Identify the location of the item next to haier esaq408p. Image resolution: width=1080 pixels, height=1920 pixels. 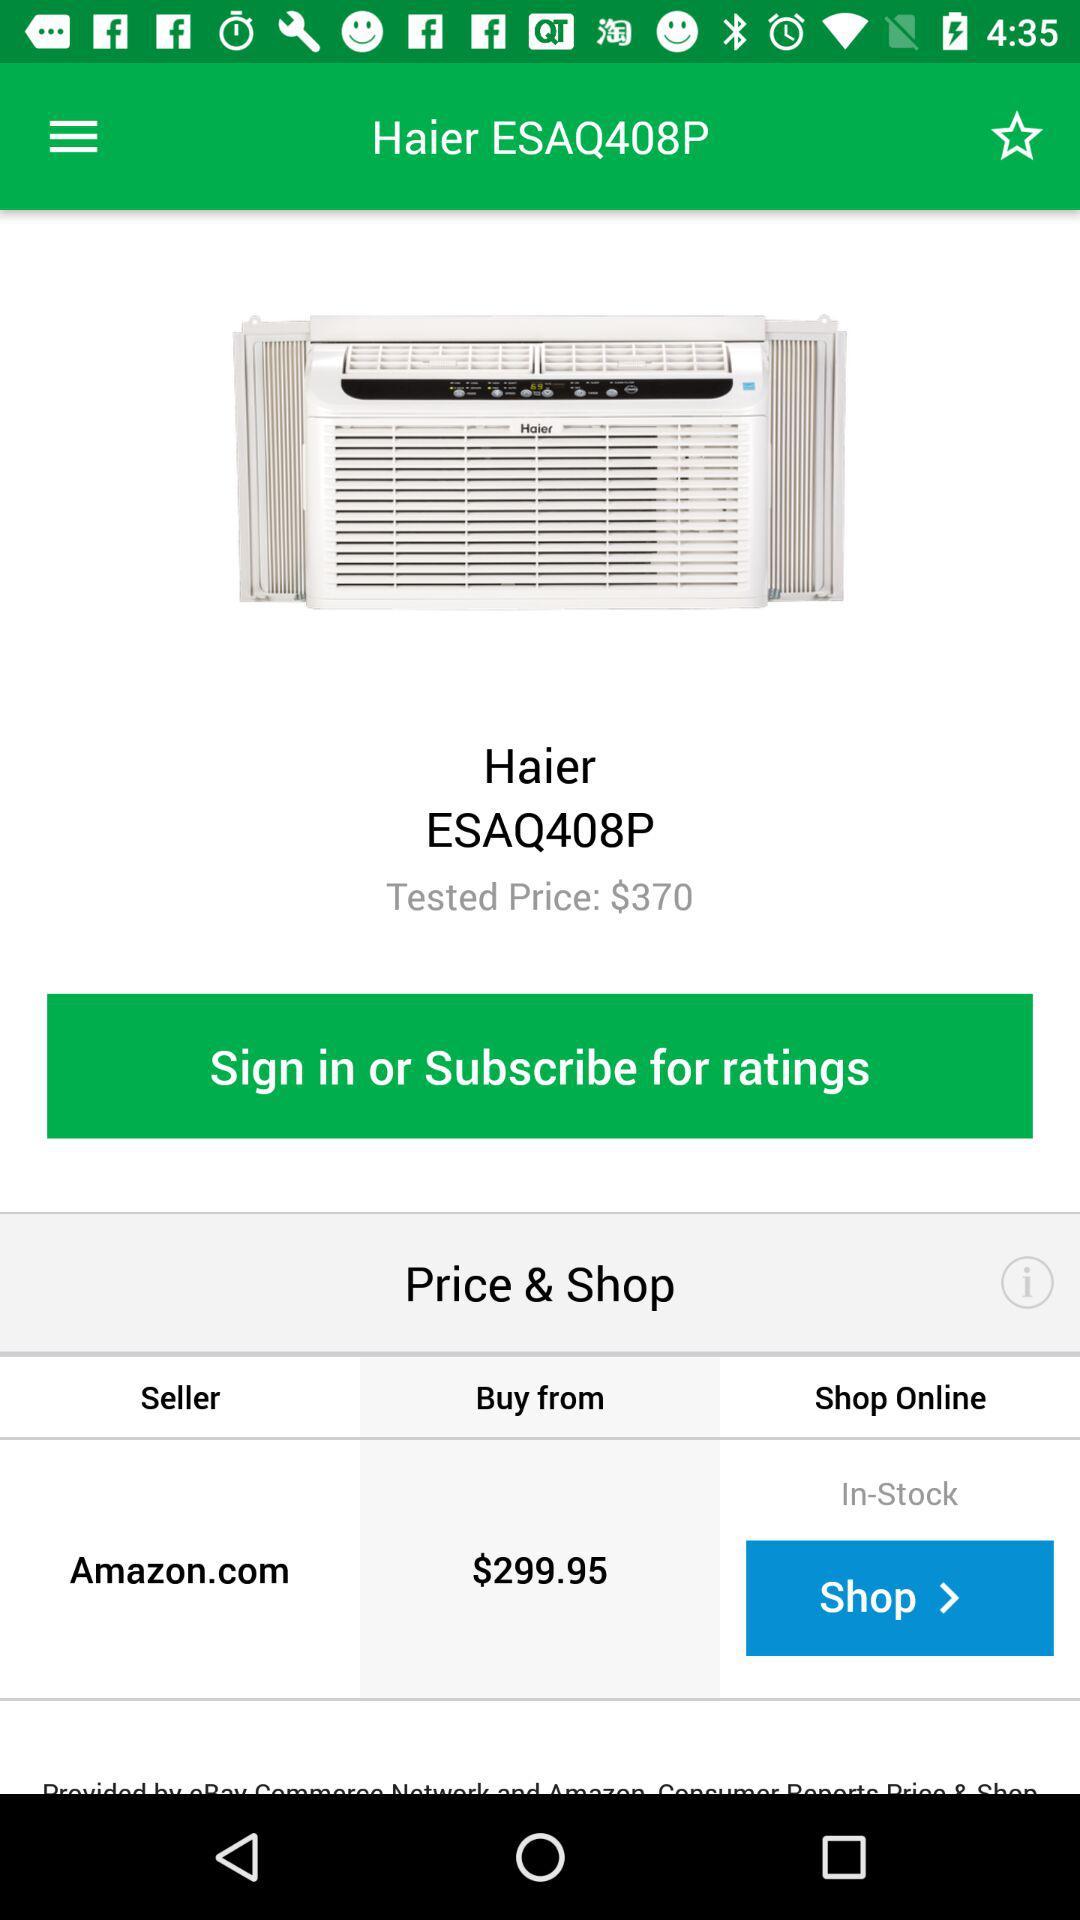
(72, 135).